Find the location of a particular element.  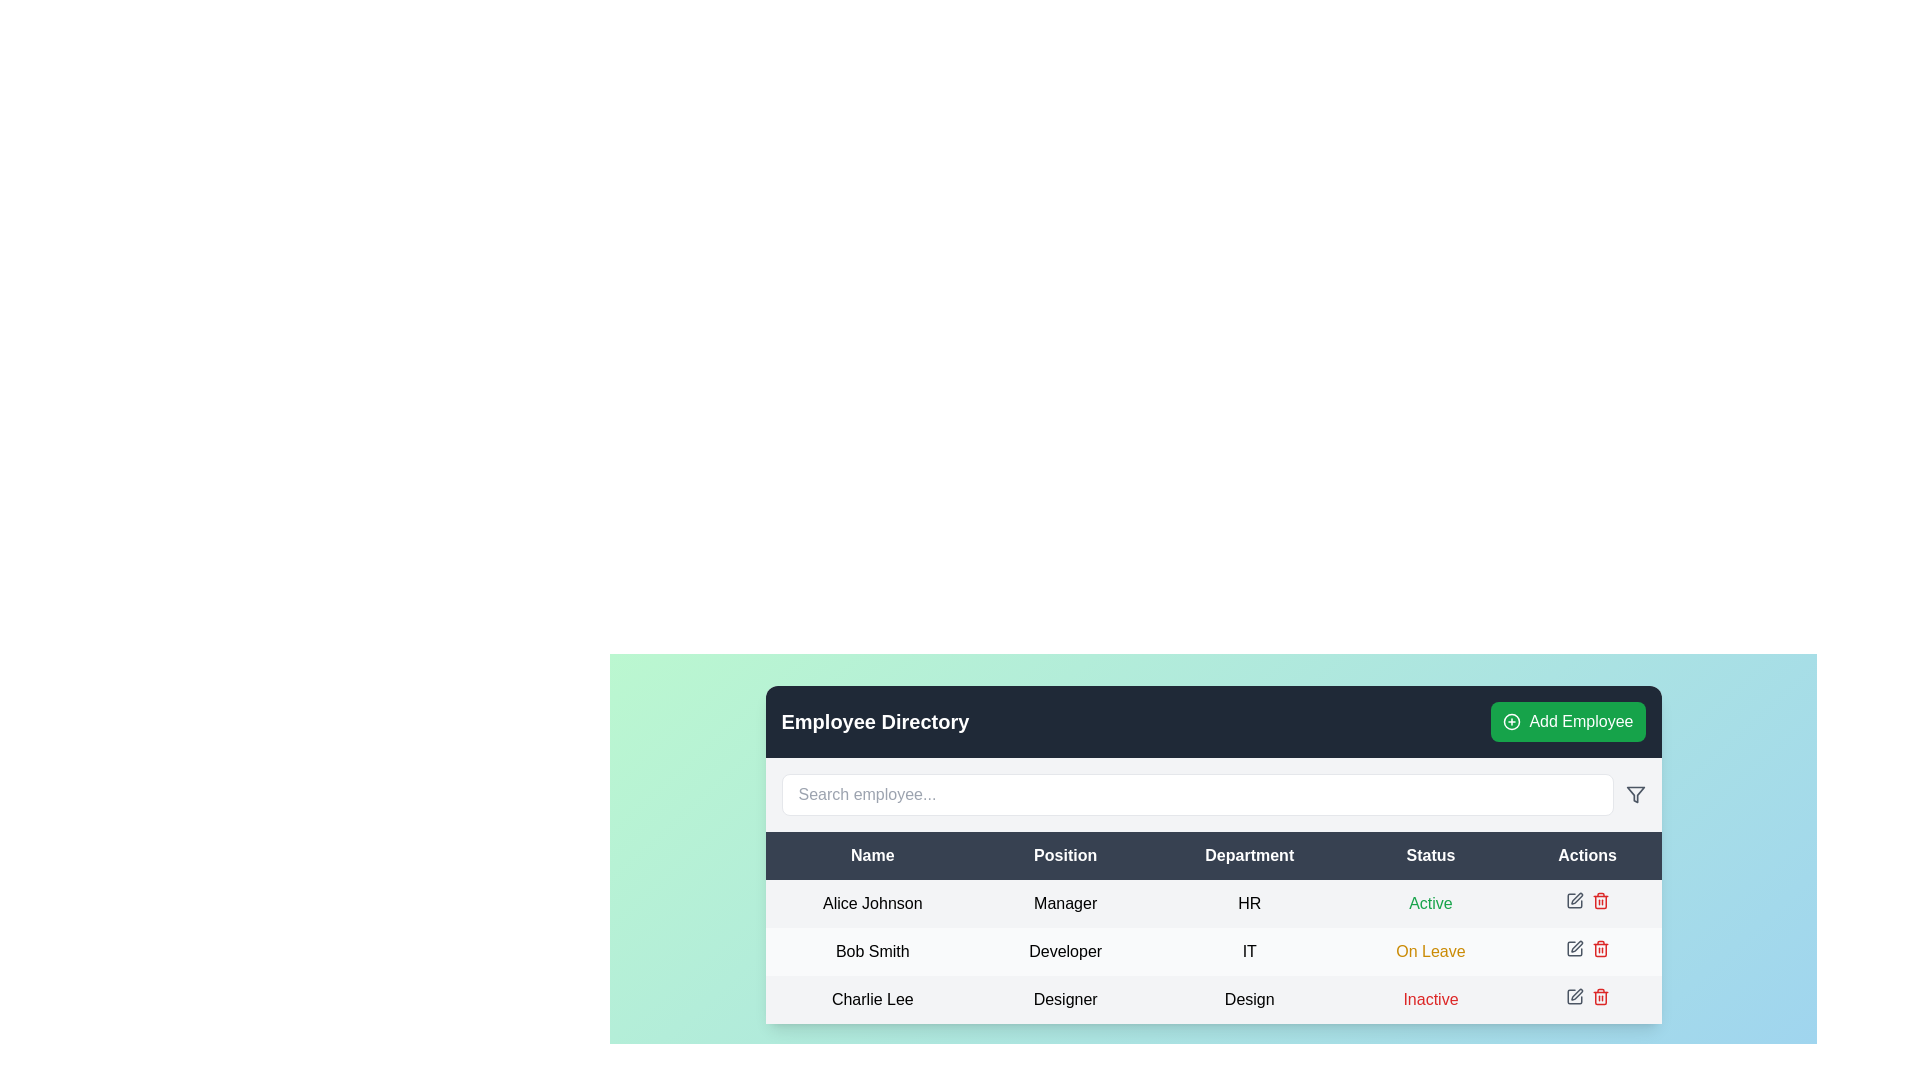

the edit action button with a pencil icon located in the 'Actions' column of the last row associated with 'Charlie Lee' is located at coordinates (1573, 996).